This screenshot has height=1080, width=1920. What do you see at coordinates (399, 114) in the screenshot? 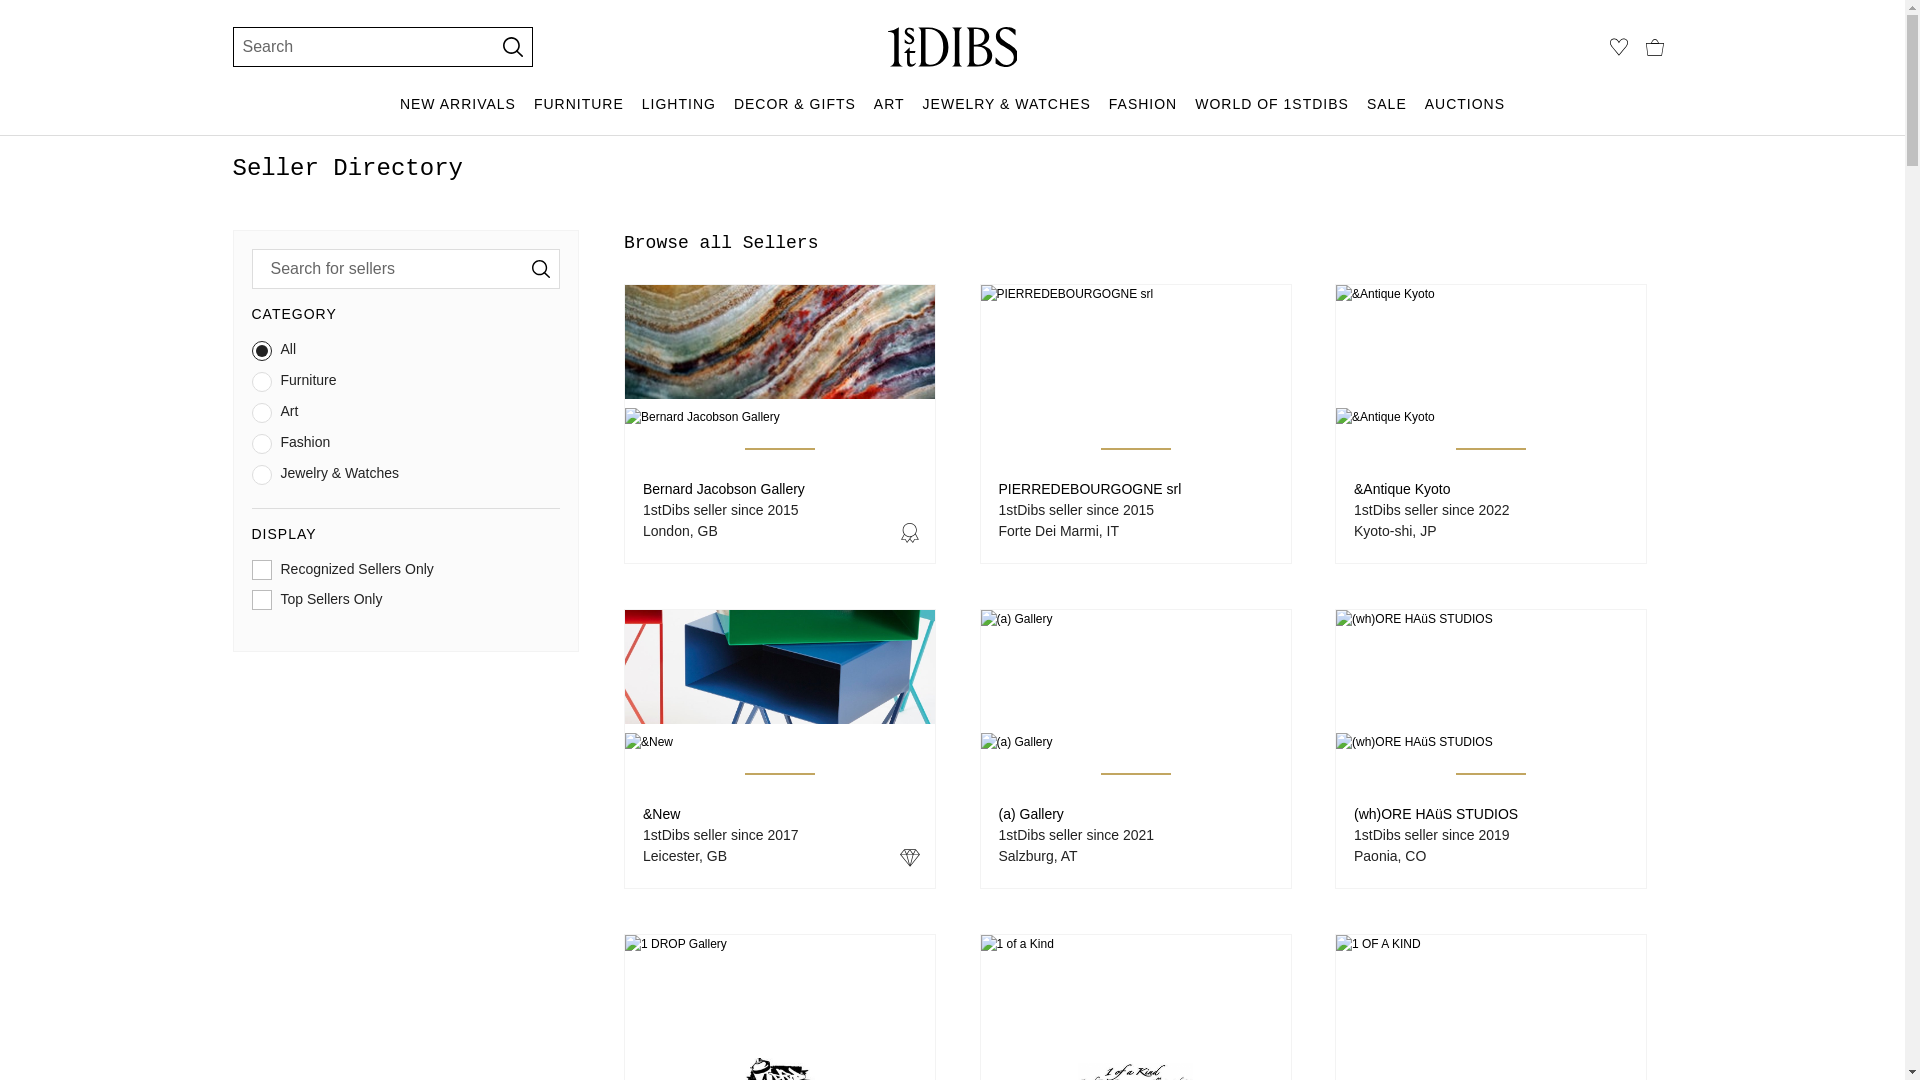
I see `'NEW ARRIVALS'` at bounding box center [399, 114].